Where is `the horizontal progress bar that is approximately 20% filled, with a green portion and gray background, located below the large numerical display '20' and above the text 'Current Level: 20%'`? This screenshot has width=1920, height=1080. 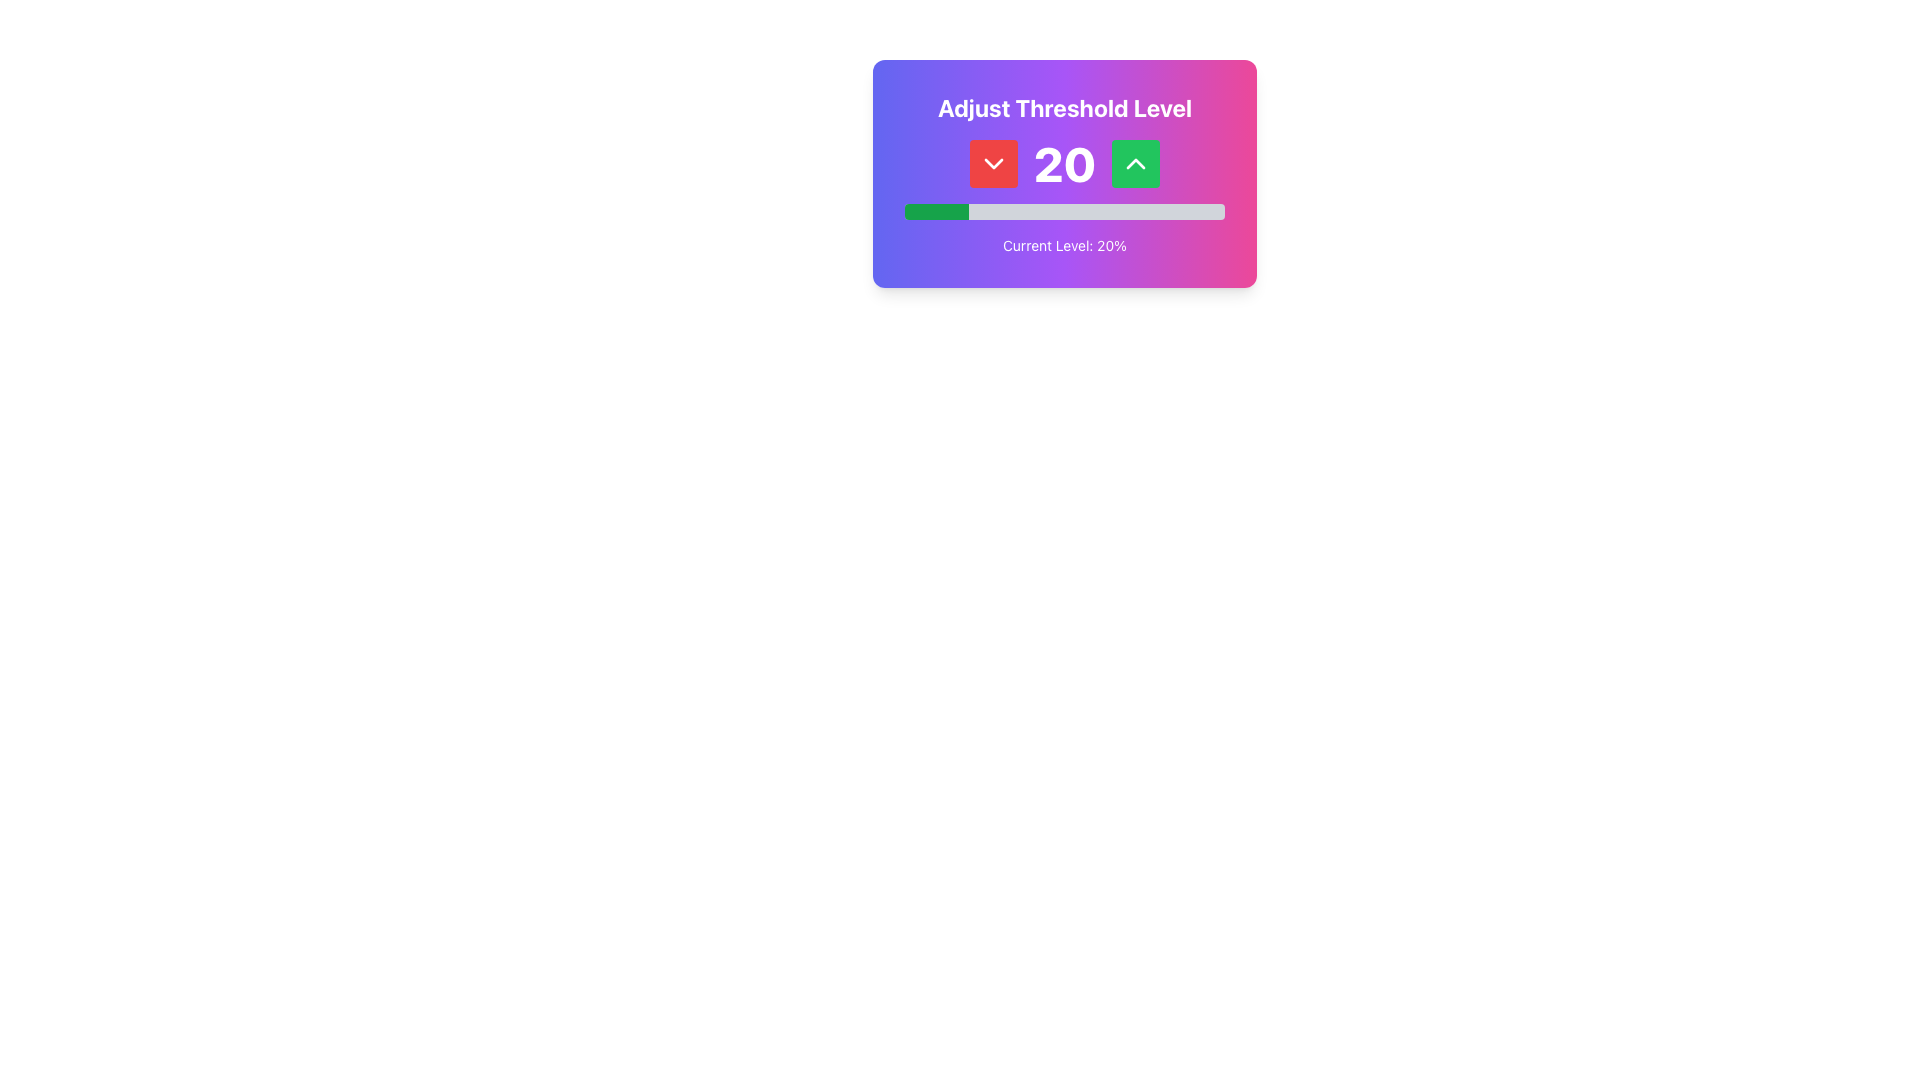 the horizontal progress bar that is approximately 20% filled, with a green portion and gray background, located below the large numerical display '20' and above the text 'Current Level: 20%' is located at coordinates (1064, 212).